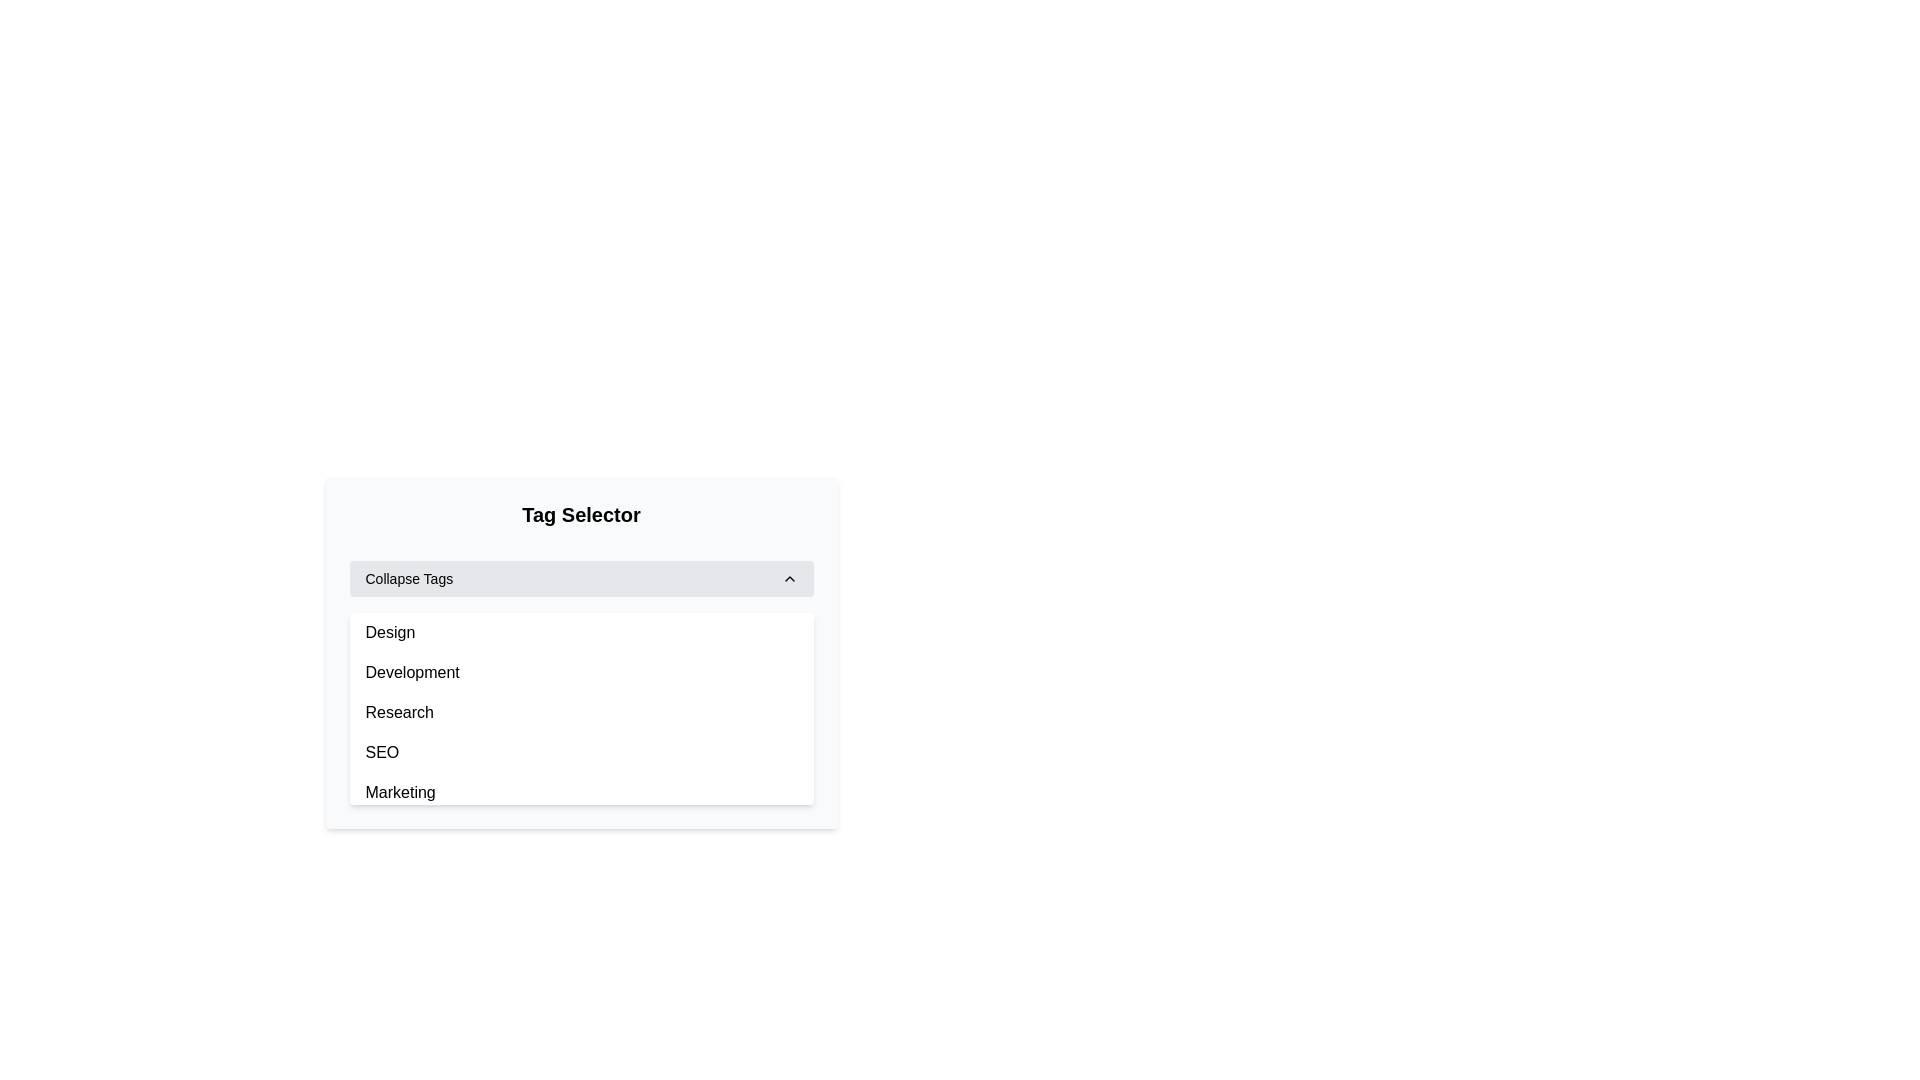 The width and height of the screenshot is (1920, 1080). I want to click on the upward chevron icon located at the far right of the 'Collapse Tags' section, so click(788, 578).